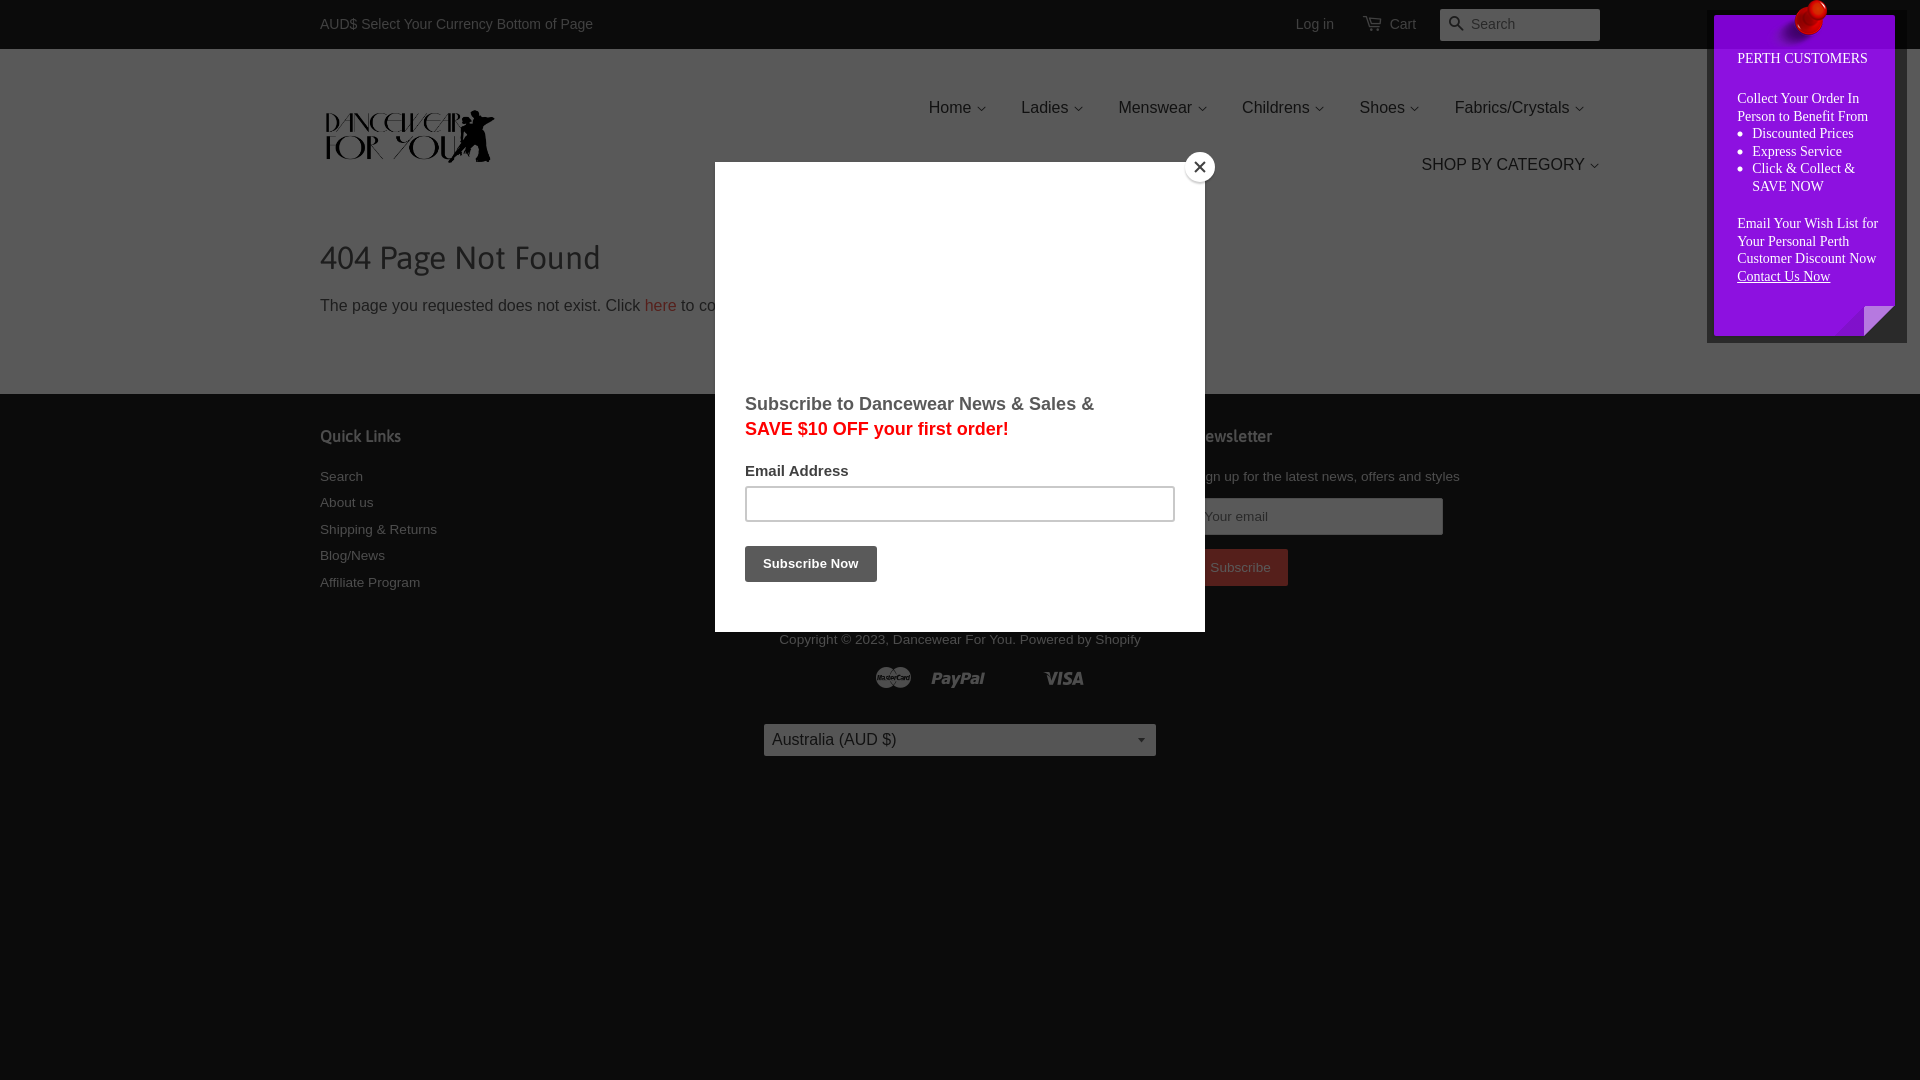 The image size is (1920, 1080). Describe the element at coordinates (1401, 24) in the screenshot. I see `'Cart'` at that location.